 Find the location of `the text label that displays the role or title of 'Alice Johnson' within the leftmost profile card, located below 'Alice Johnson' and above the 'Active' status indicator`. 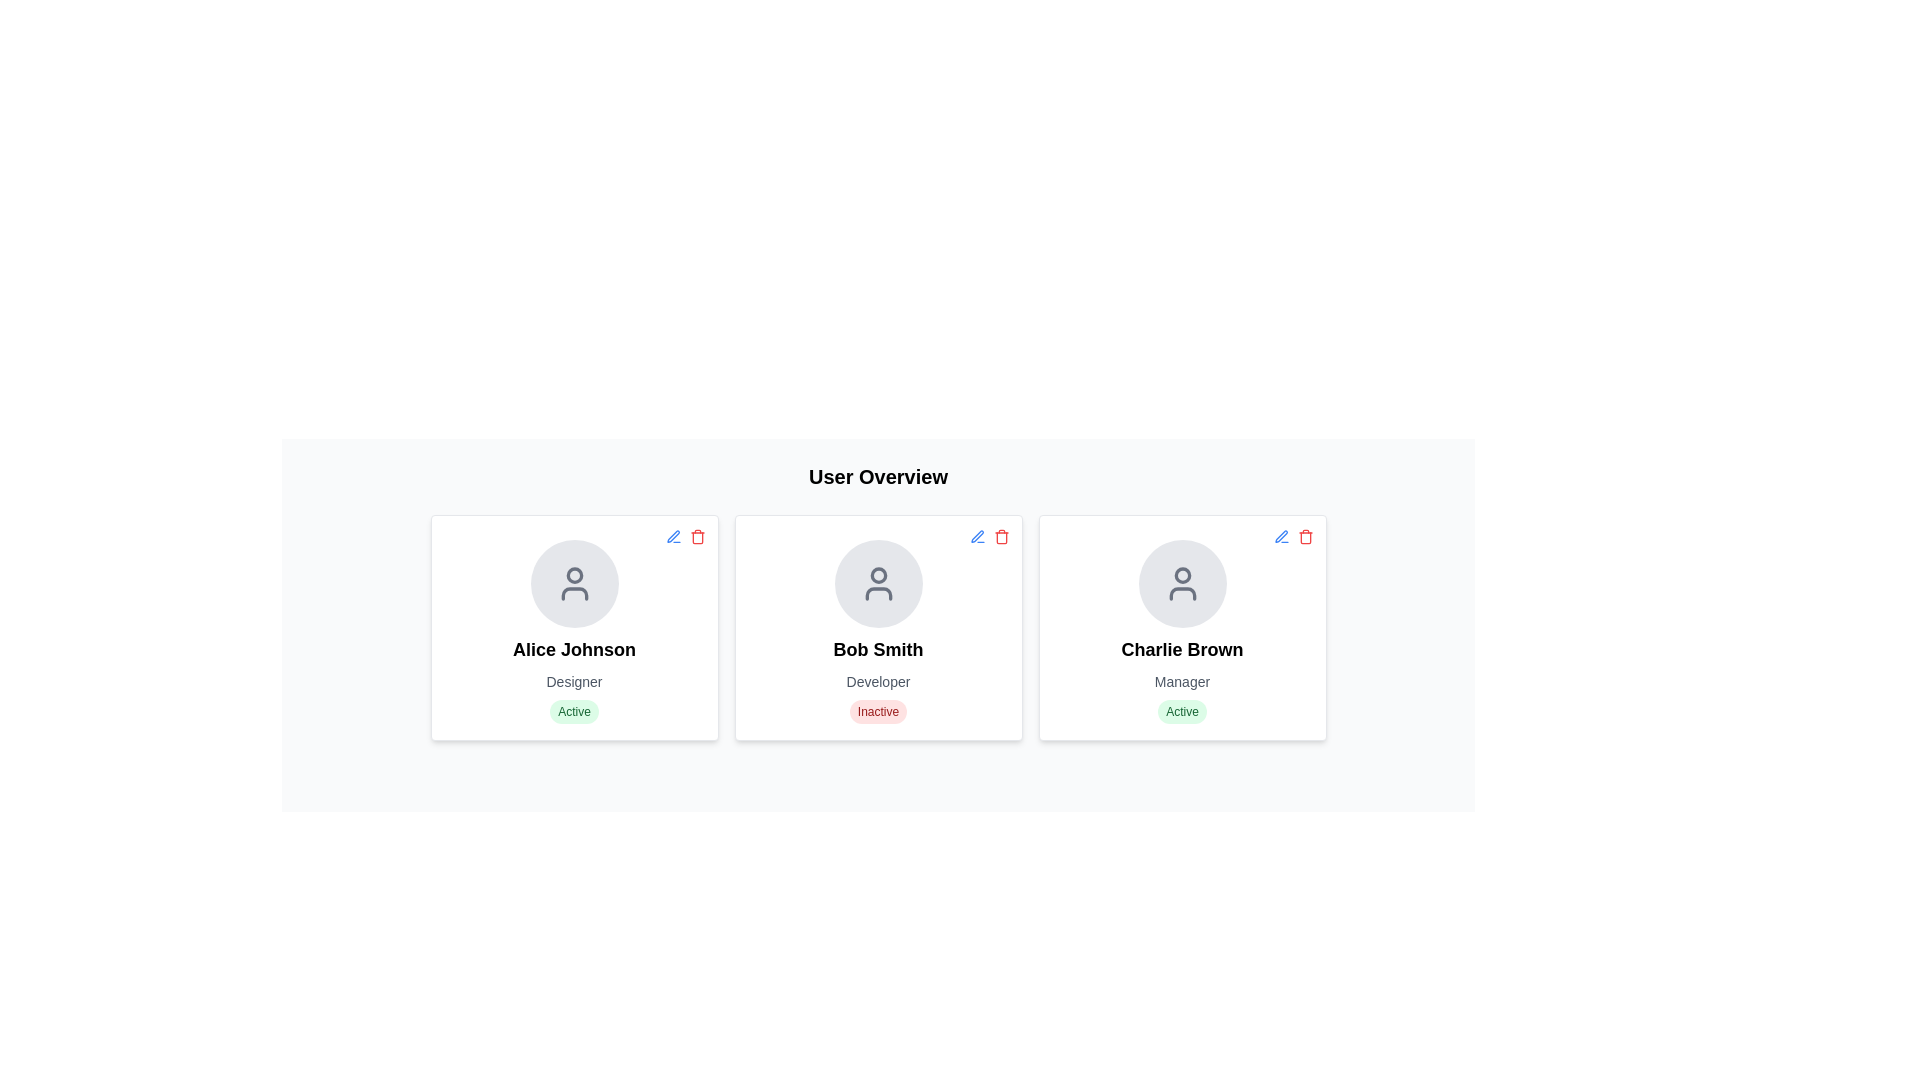

the text label that displays the role or title of 'Alice Johnson' within the leftmost profile card, located below 'Alice Johnson' and above the 'Active' status indicator is located at coordinates (573, 681).